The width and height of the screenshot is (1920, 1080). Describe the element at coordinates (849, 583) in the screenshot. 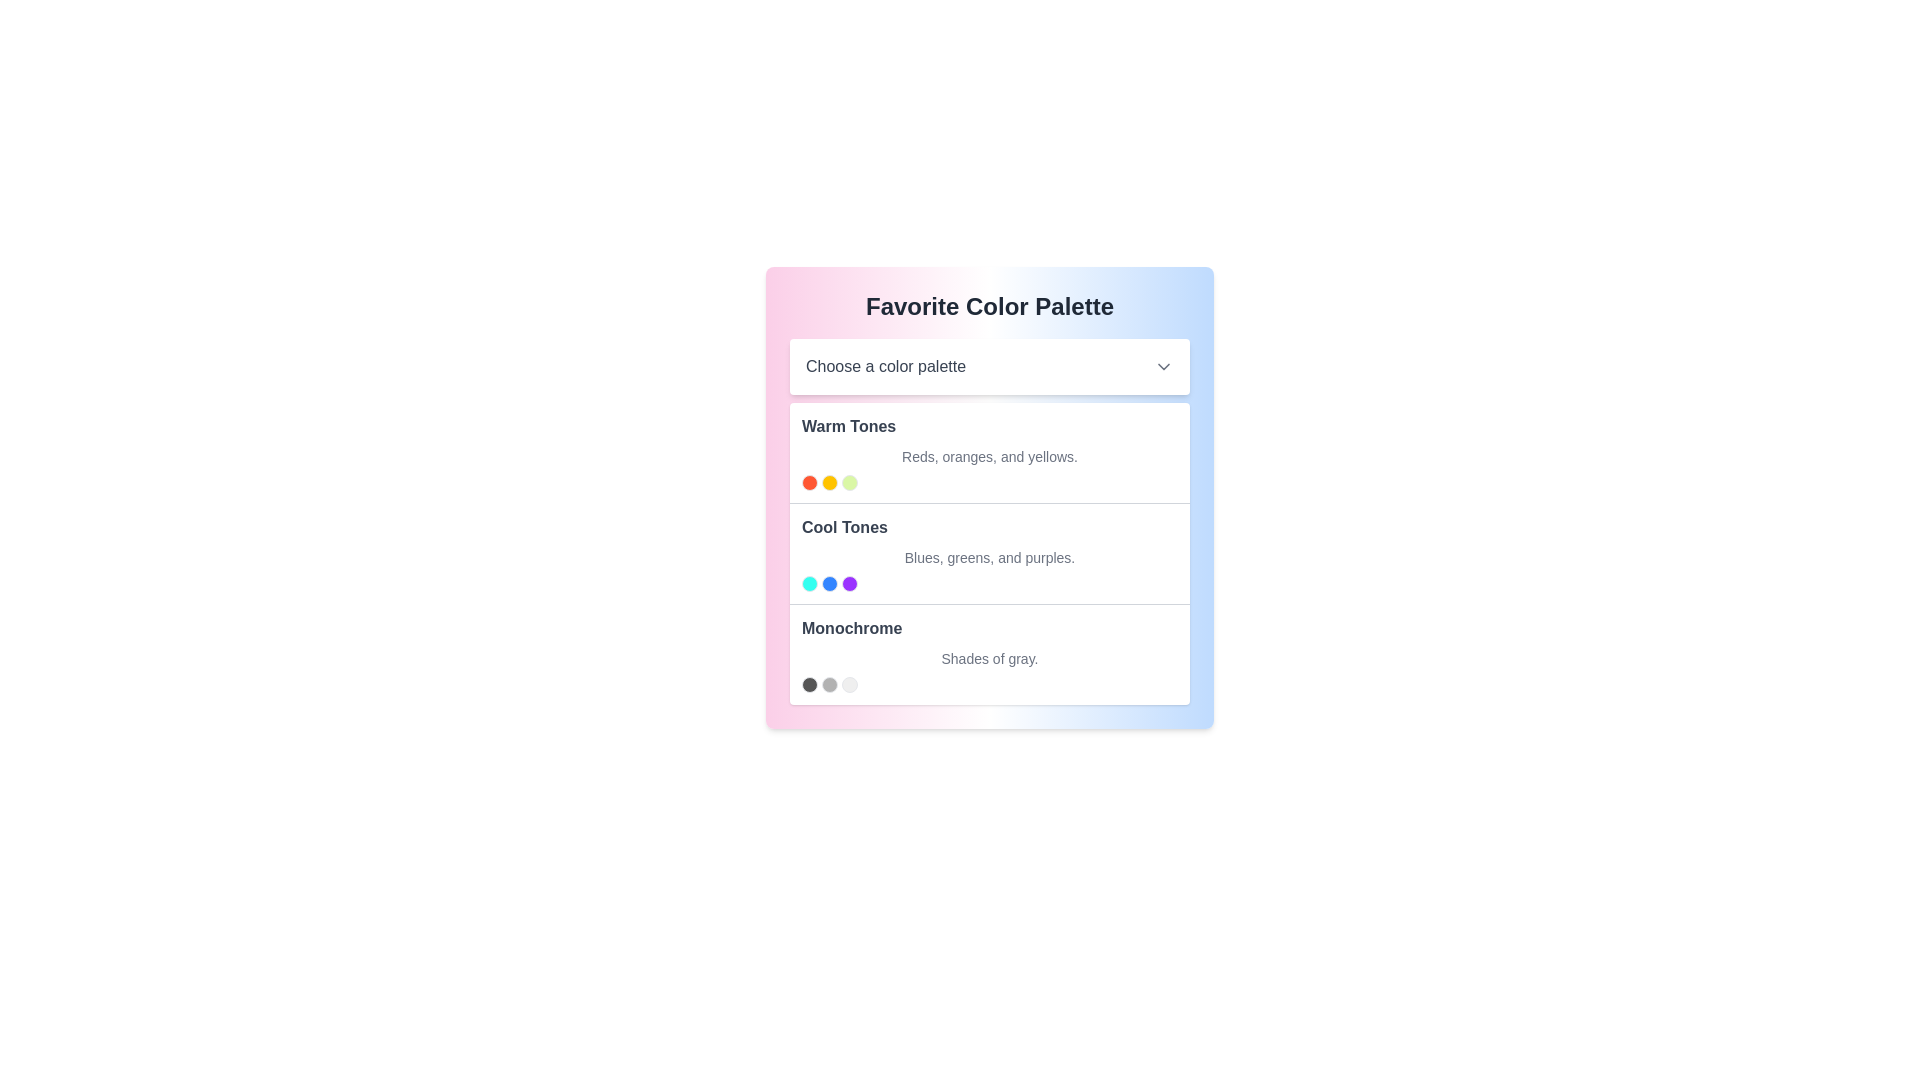

I see `the third circular visual indicator with a solid purple fill located in the 'Cool Tones' section of the interface` at that location.